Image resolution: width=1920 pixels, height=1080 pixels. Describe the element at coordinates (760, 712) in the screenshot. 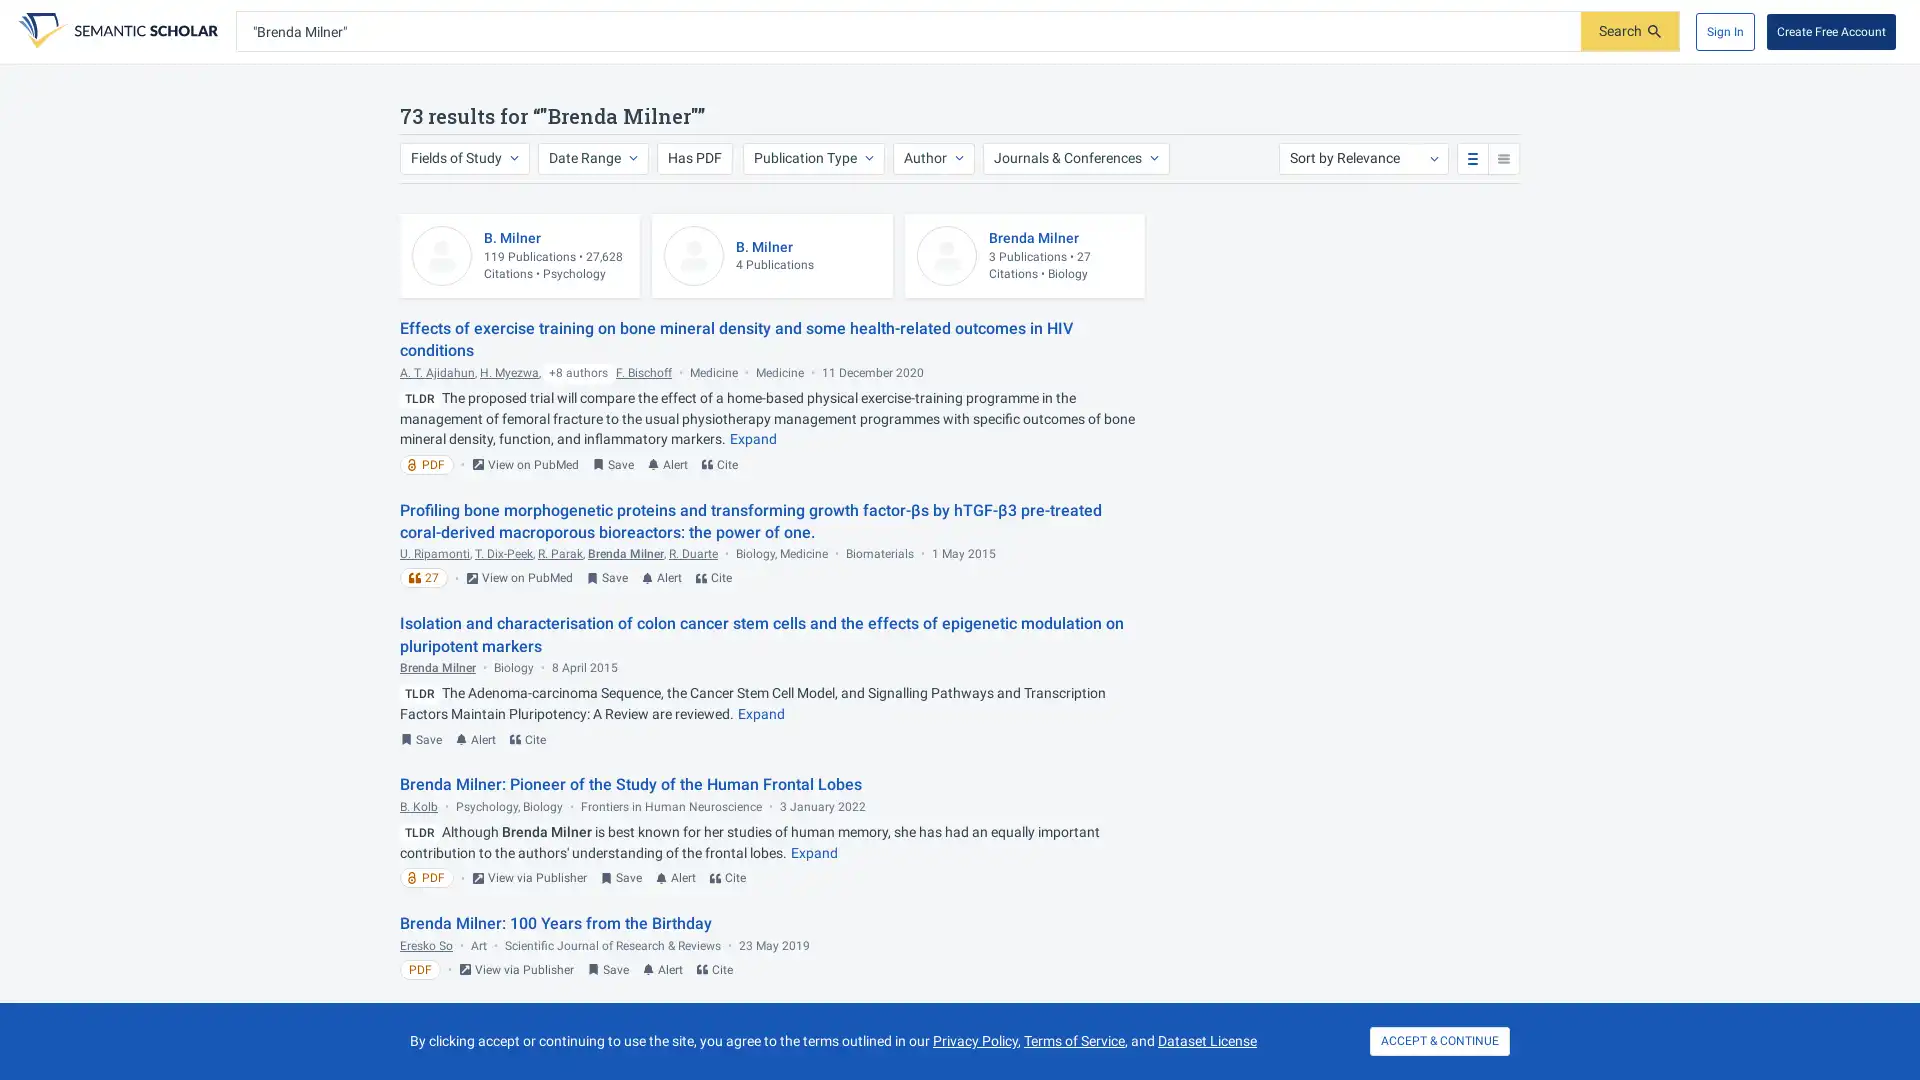

I see `Expand truncated text` at that location.